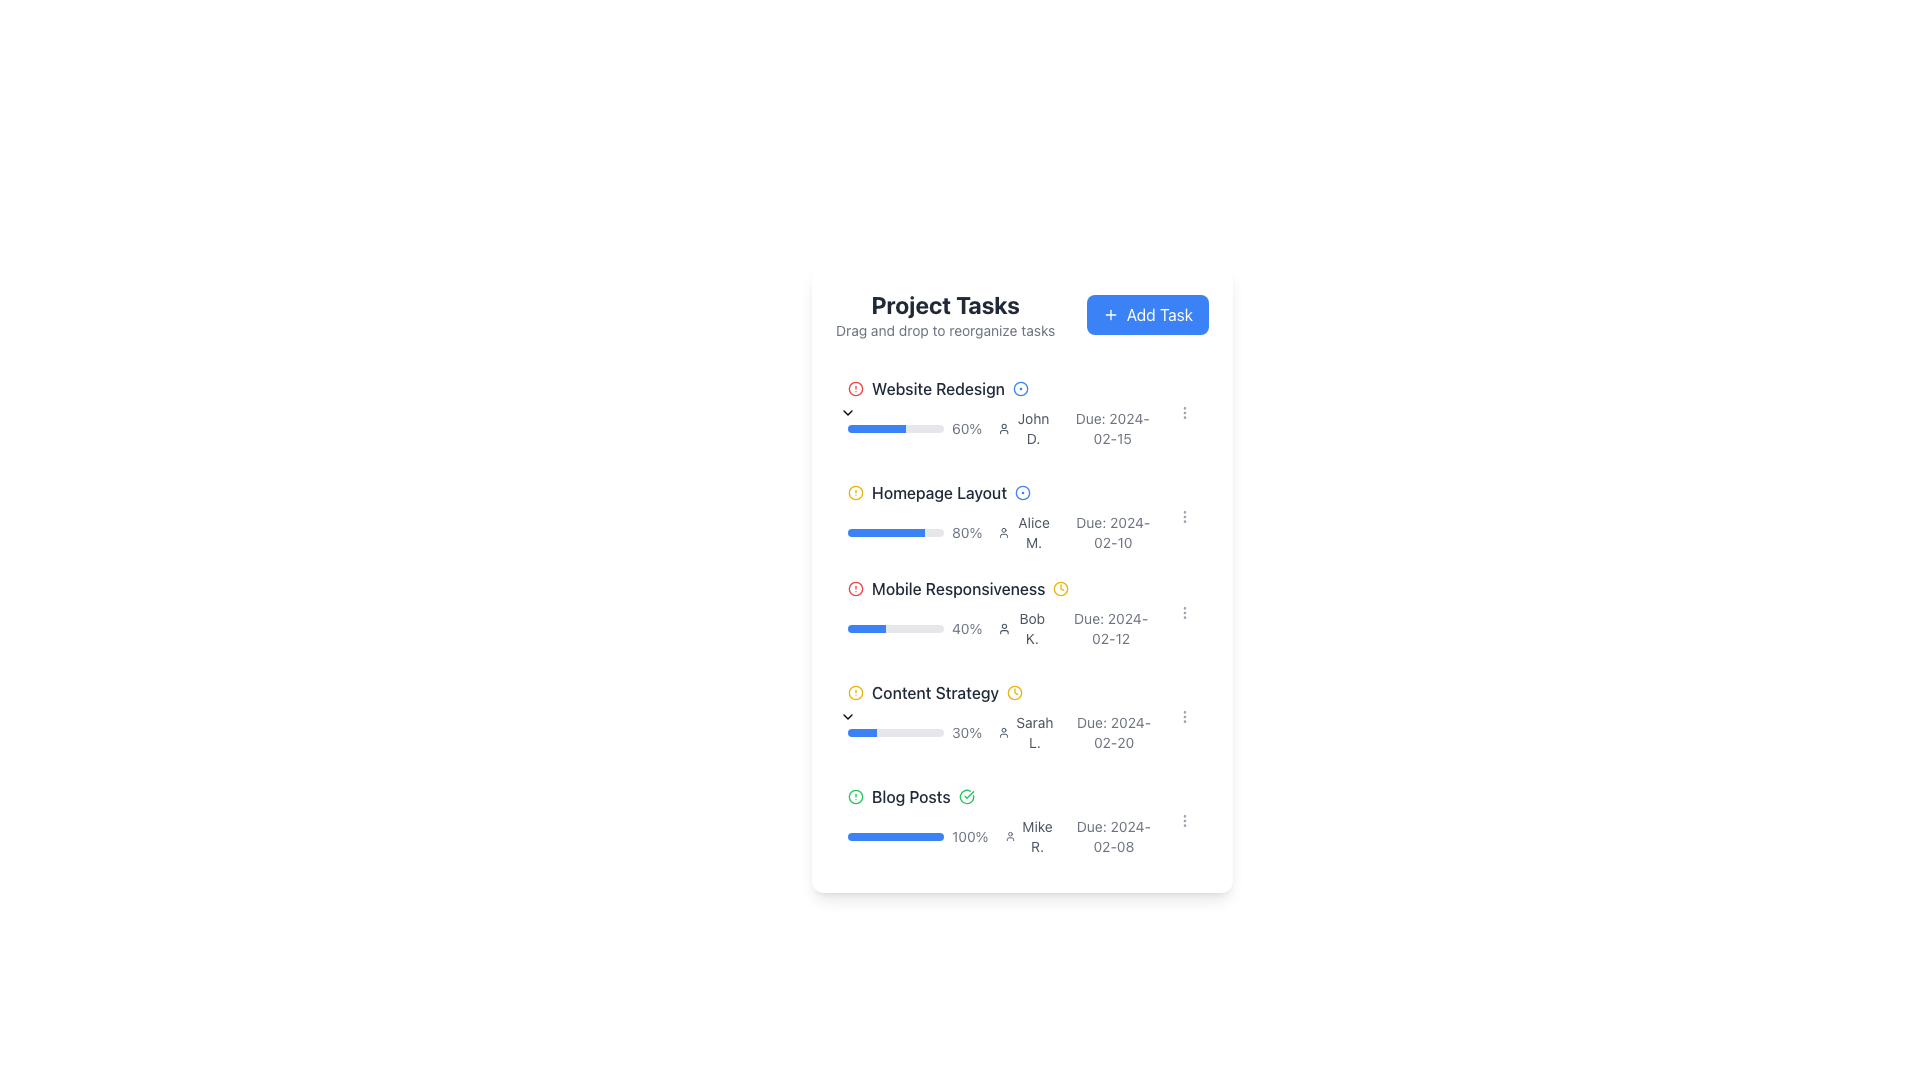  I want to click on name displayed on the text label that reads 'John D.' located next to the user icon in the task management interface for the task 'Website Redesign', so click(1025, 427).